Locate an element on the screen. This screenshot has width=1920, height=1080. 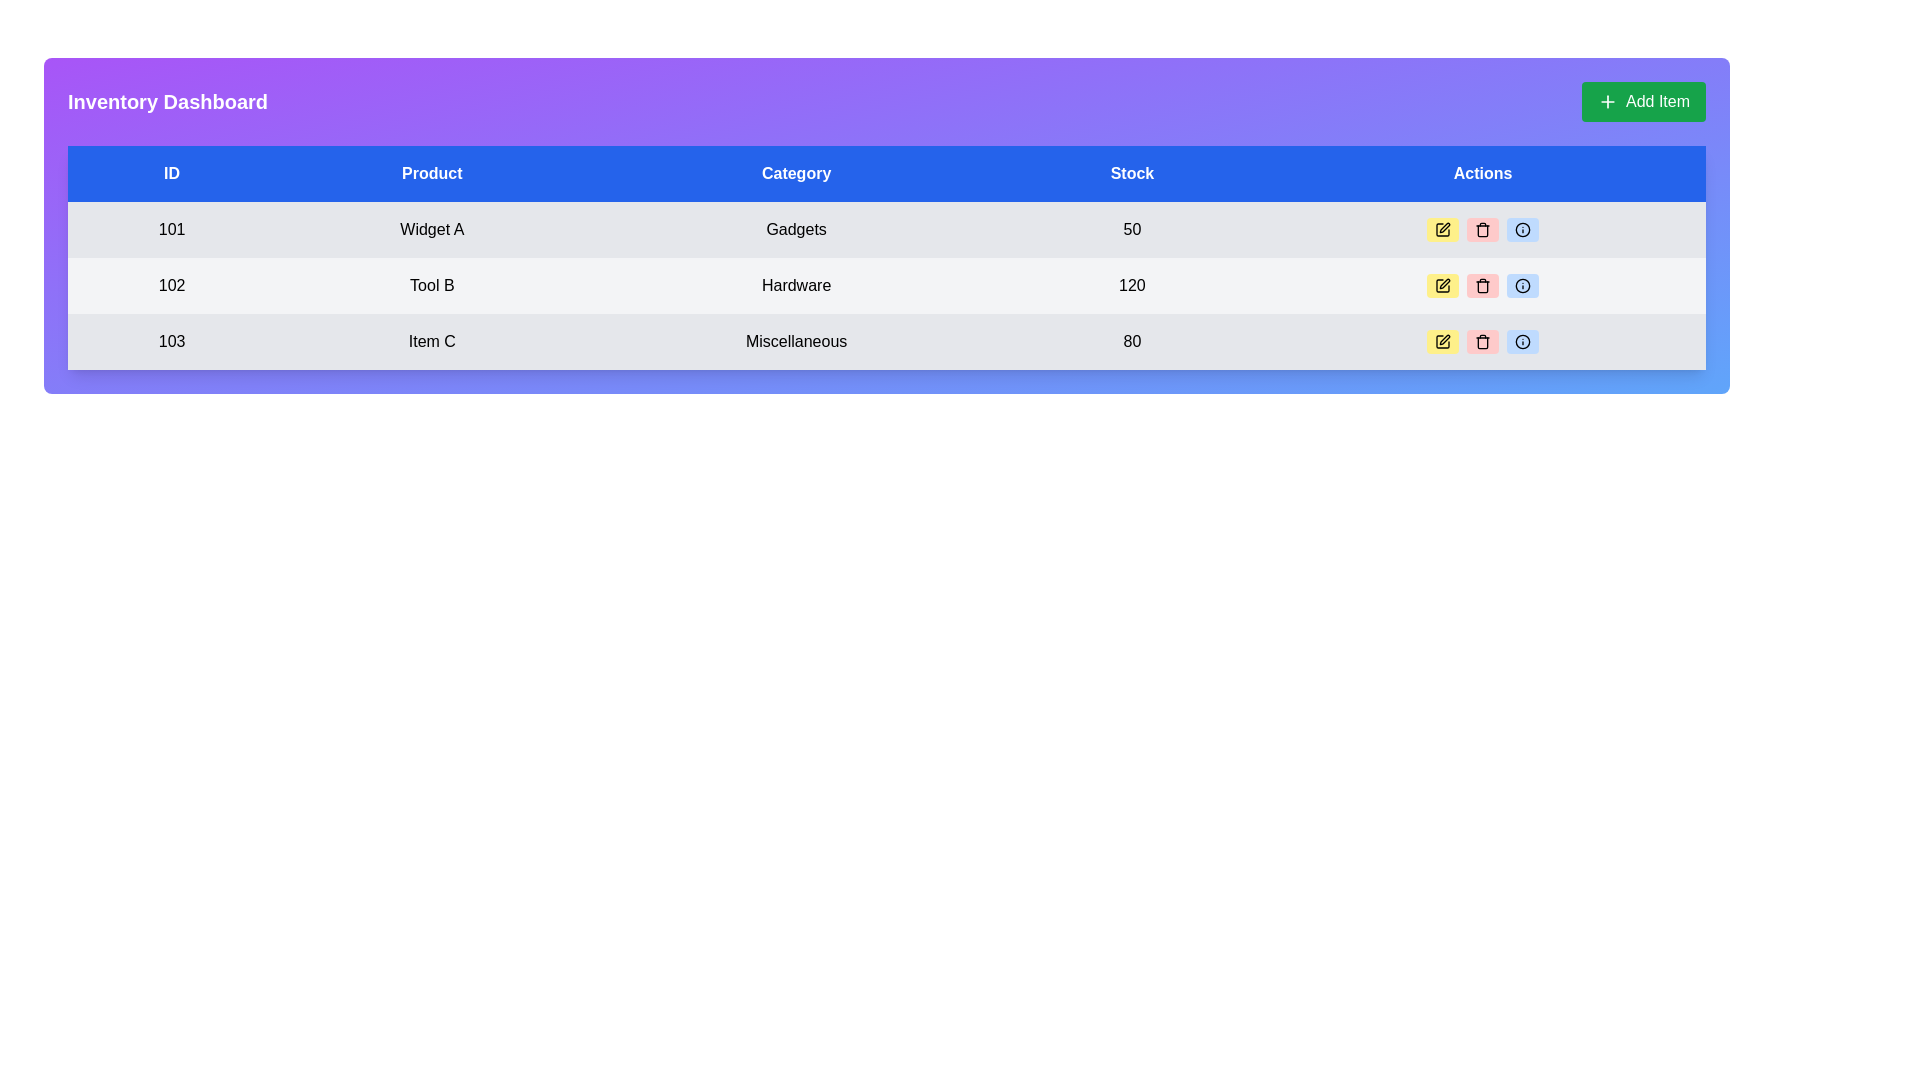
the 'info' button, which is the fourth button in the 'Actions' column of the last row of the table is located at coordinates (1521, 341).